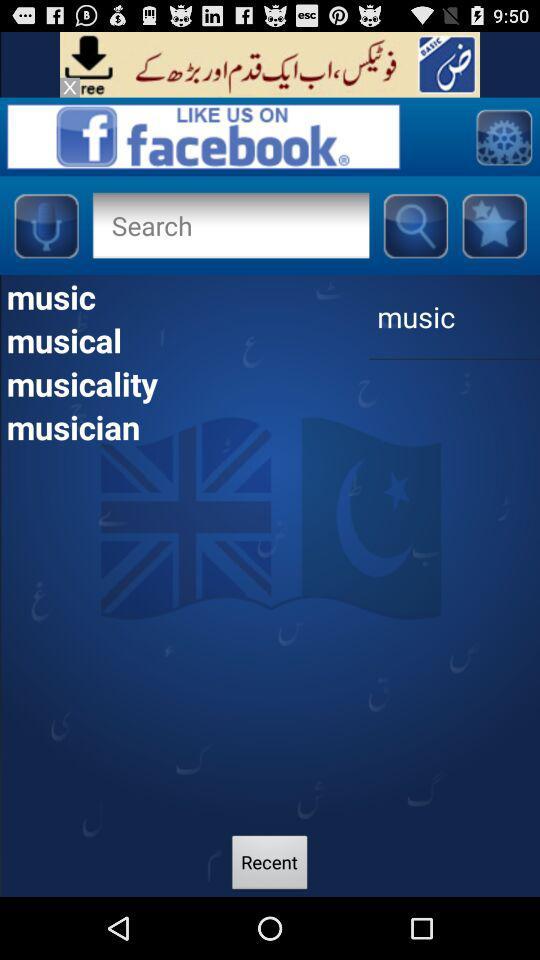  What do you see at coordinates (414, 240) in the screenshot?
I see `the search icon` at bounding box center [414, 240].